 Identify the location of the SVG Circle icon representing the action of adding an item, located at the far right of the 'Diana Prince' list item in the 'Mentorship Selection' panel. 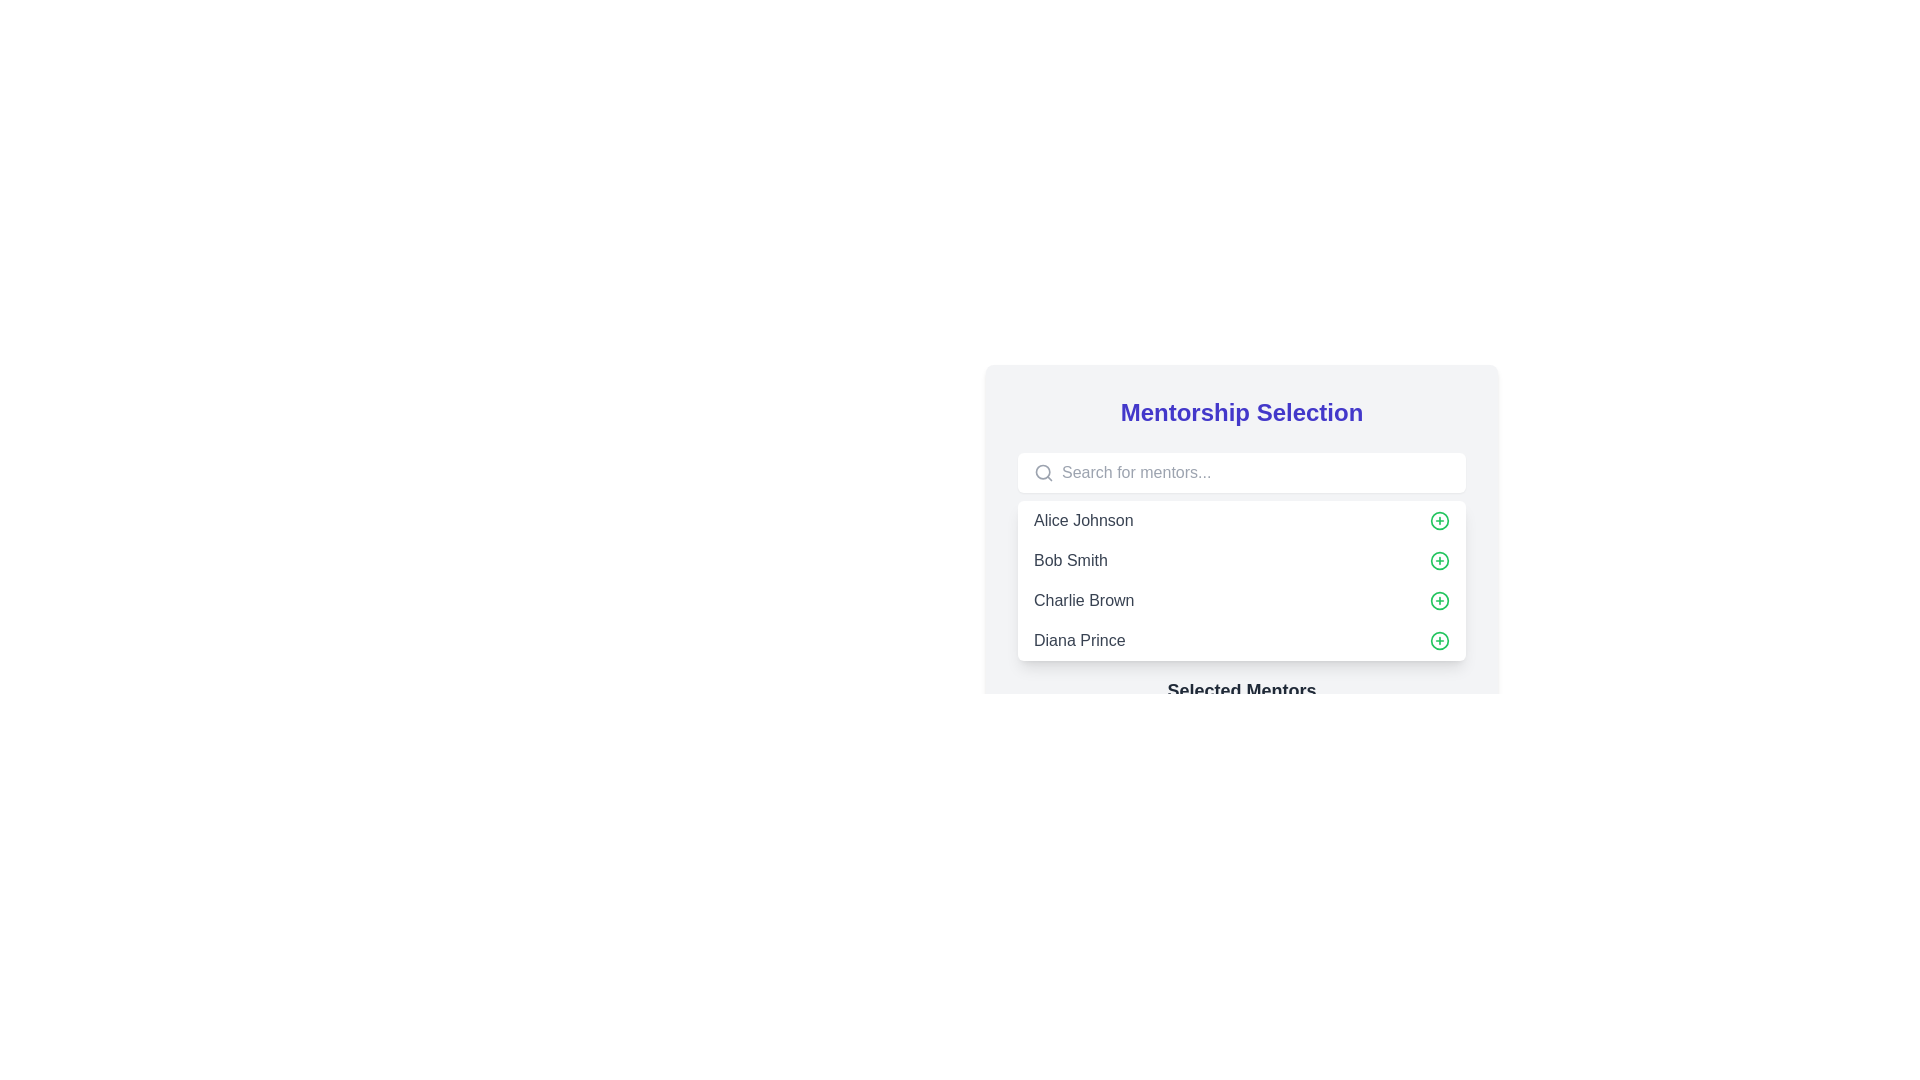
(1440, 640).